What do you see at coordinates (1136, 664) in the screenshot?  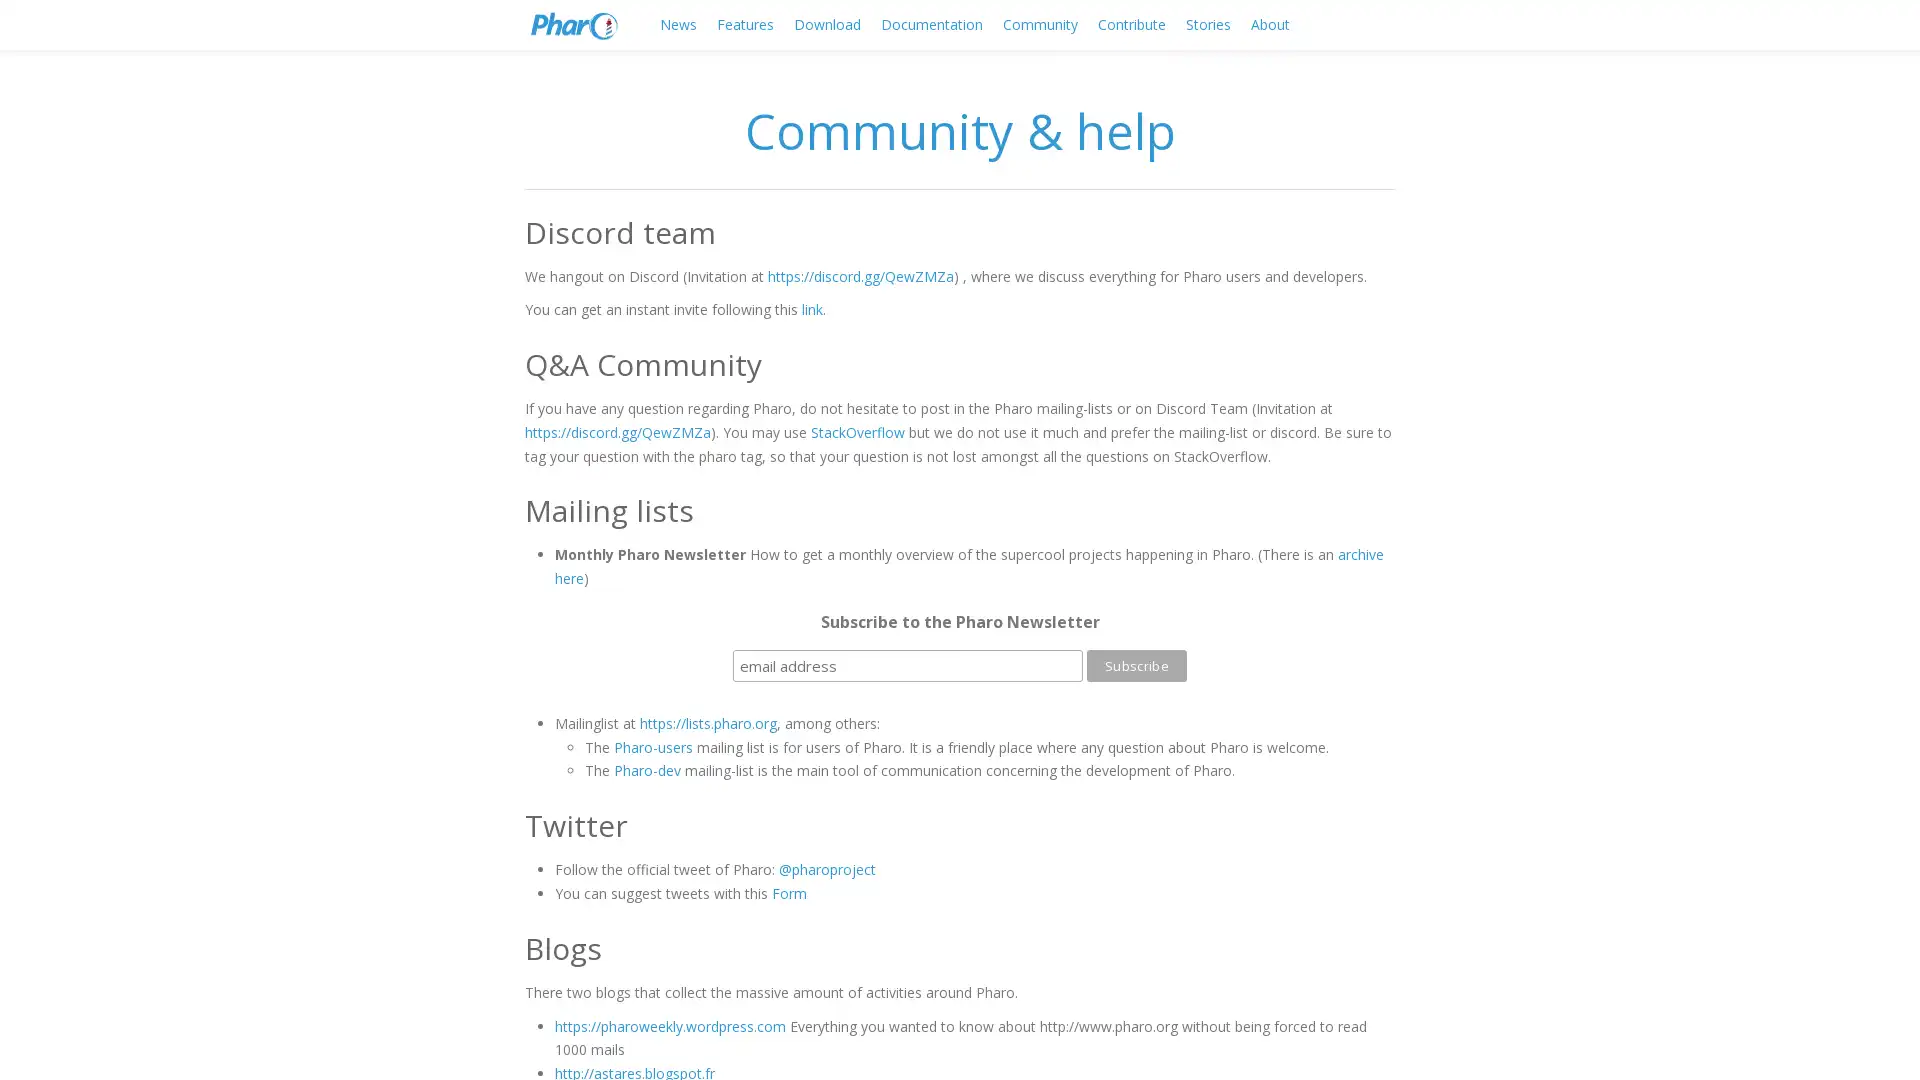 I see `Subscribe` at bounding box center [1136, 664].